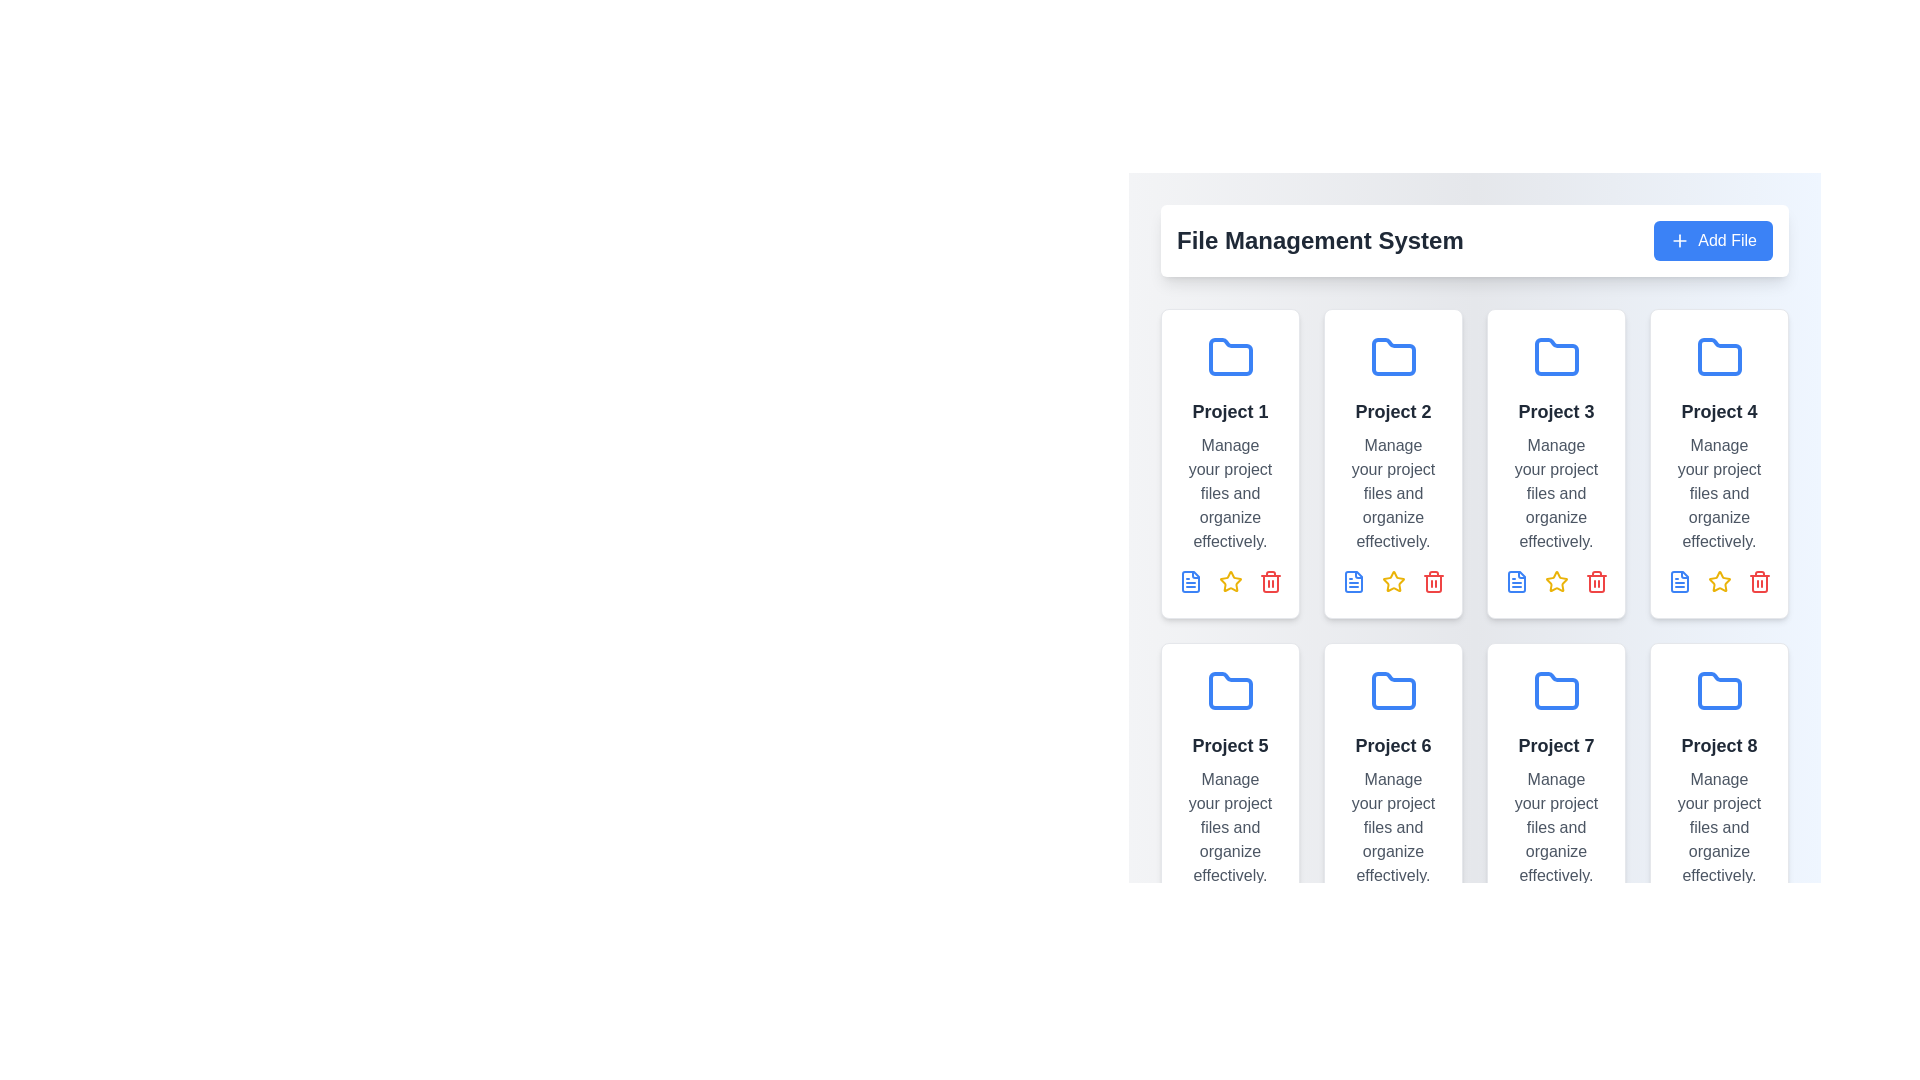  I want to click on the trash can icon located beneath the 'Project 3' card in the file management dashboard, so click(1595, 583).